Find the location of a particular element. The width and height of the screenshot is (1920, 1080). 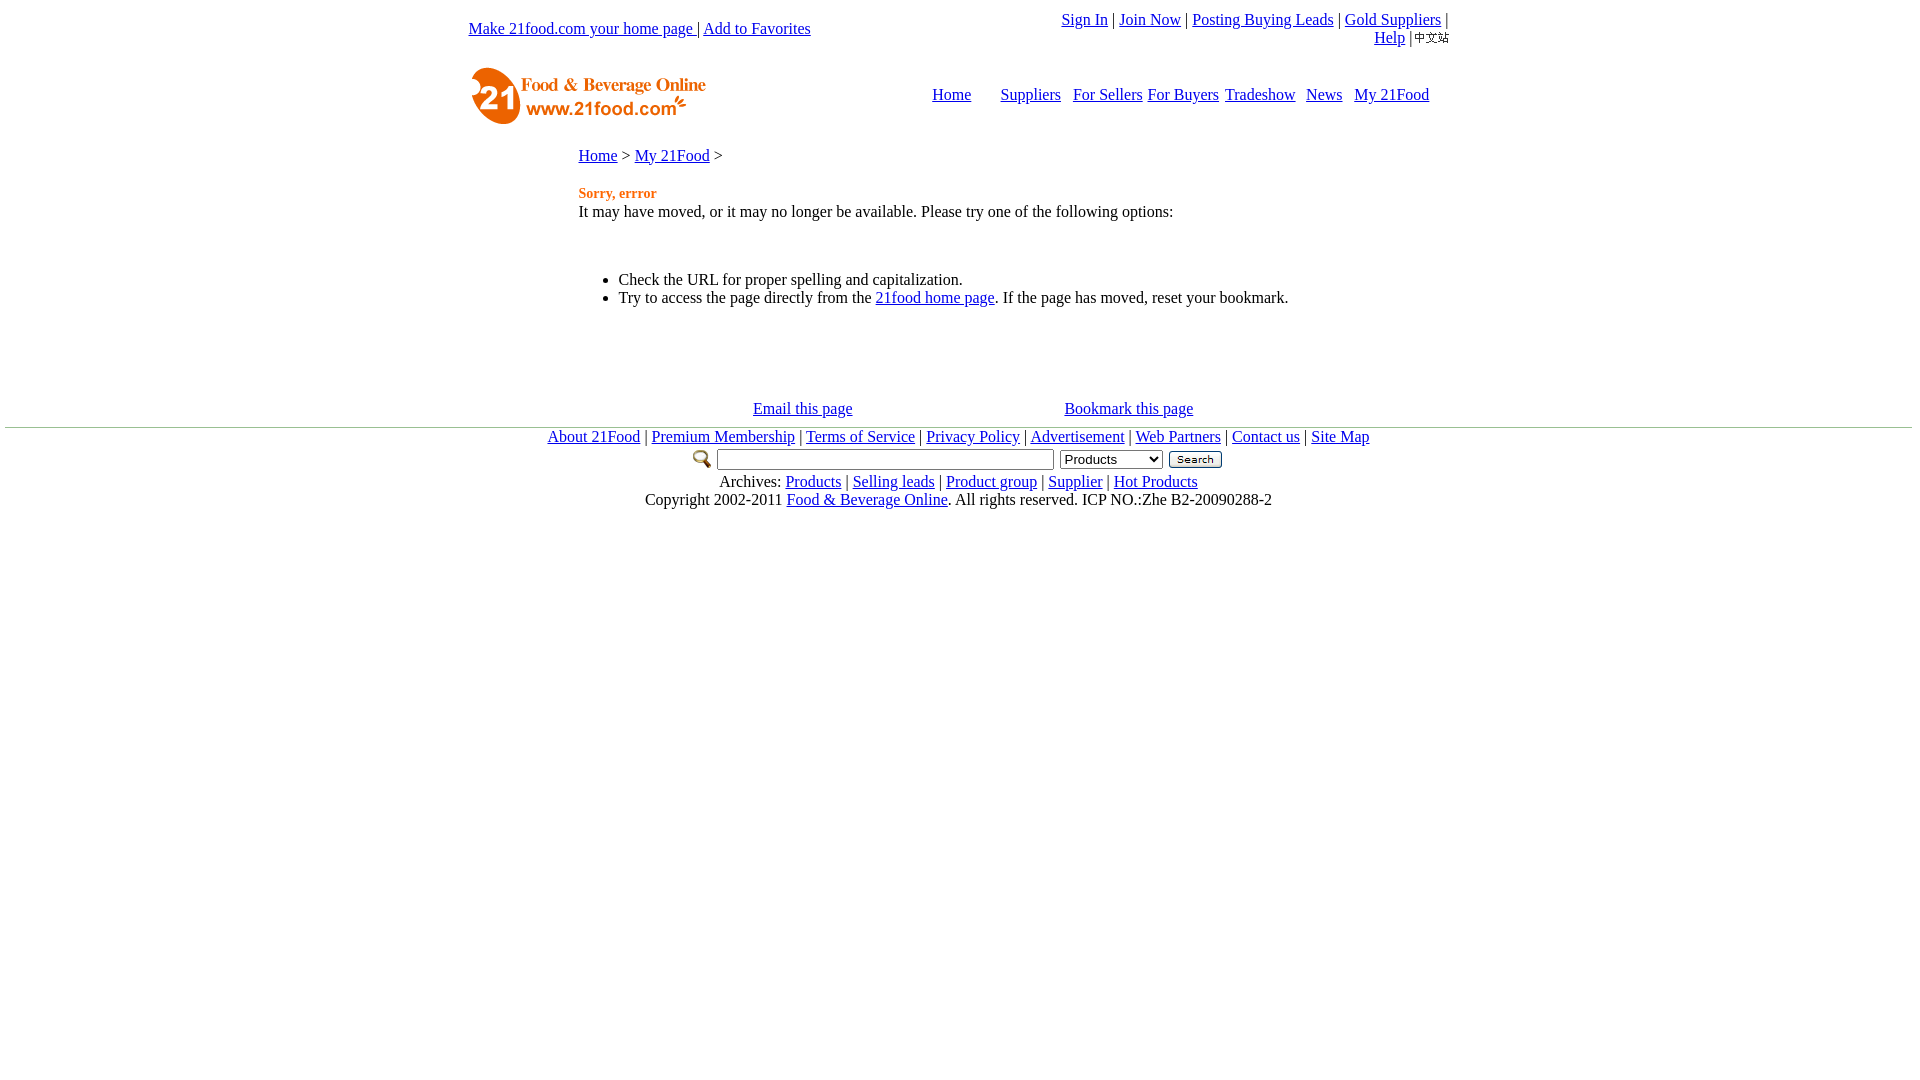

'21food home page' is located at coordinates (934, 297).